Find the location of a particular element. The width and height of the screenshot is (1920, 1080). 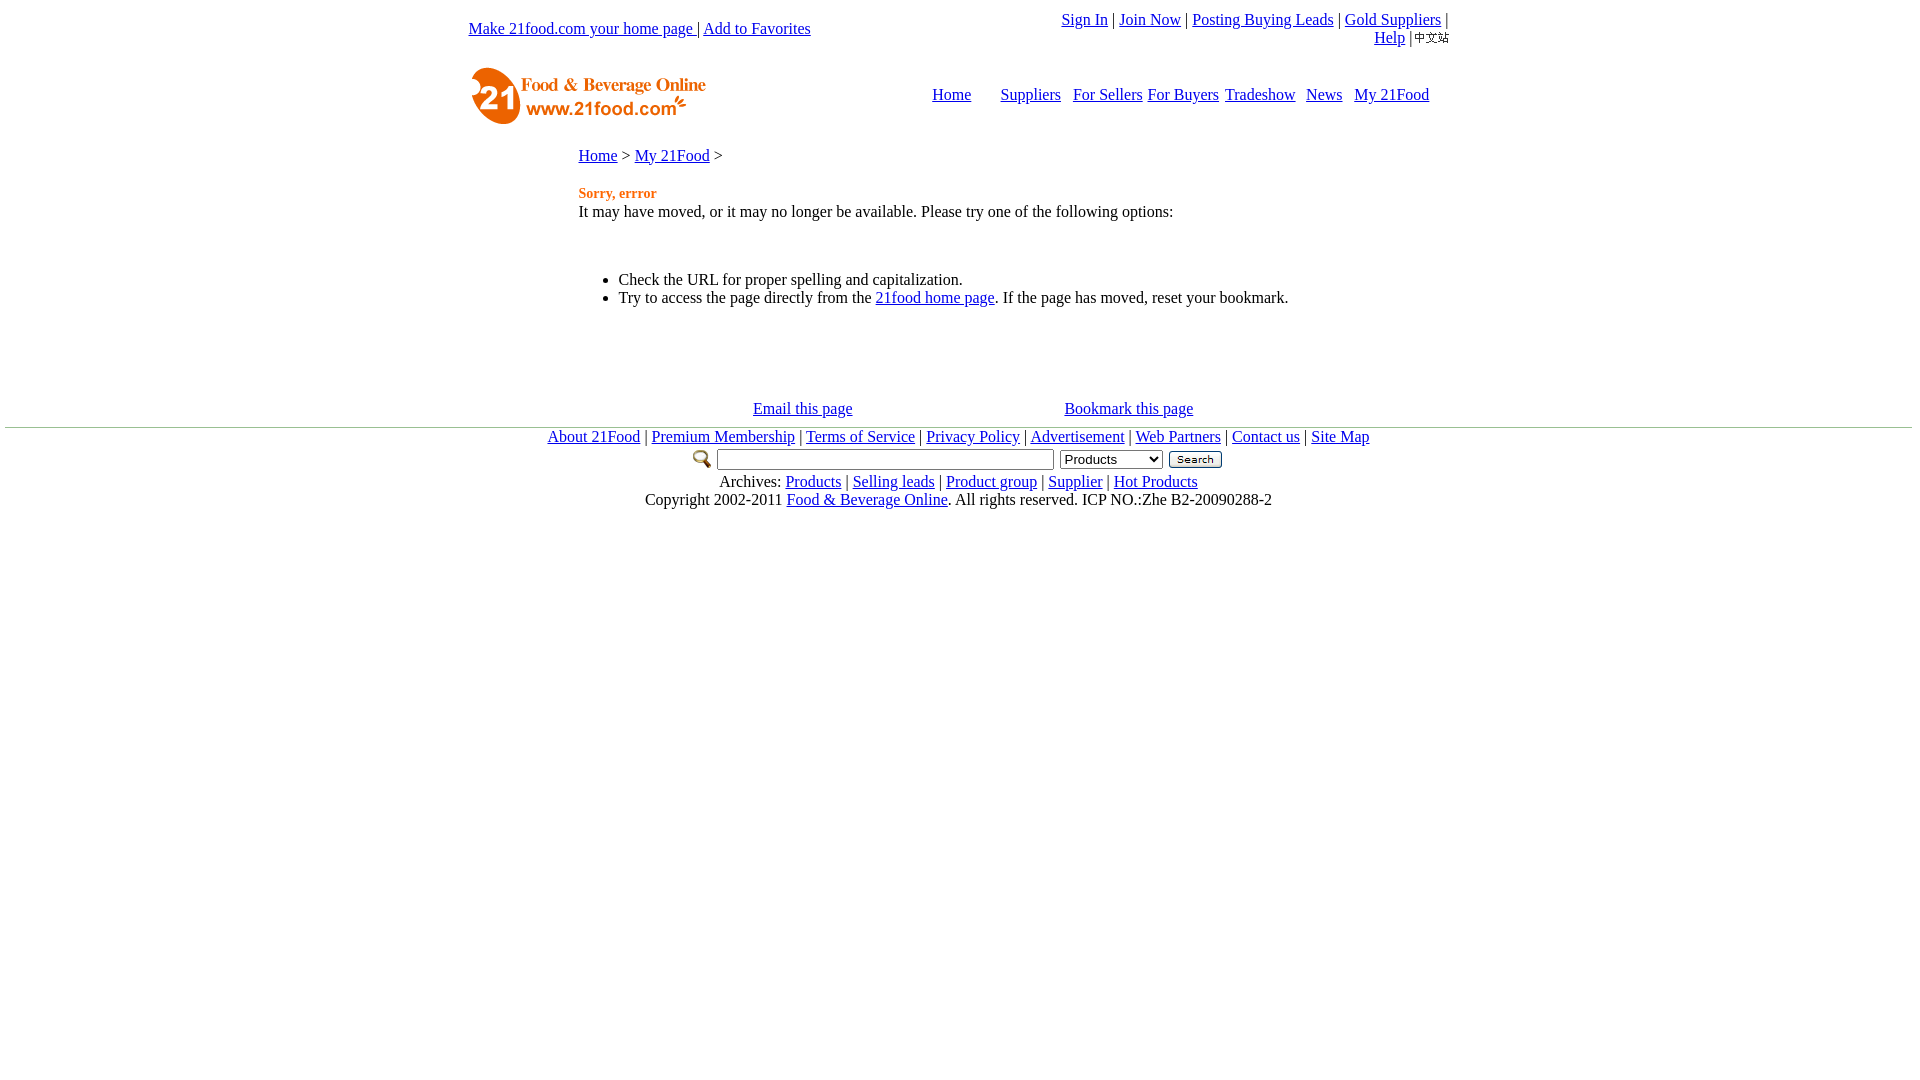

'21food home page' is located at coordinates (934, 297).